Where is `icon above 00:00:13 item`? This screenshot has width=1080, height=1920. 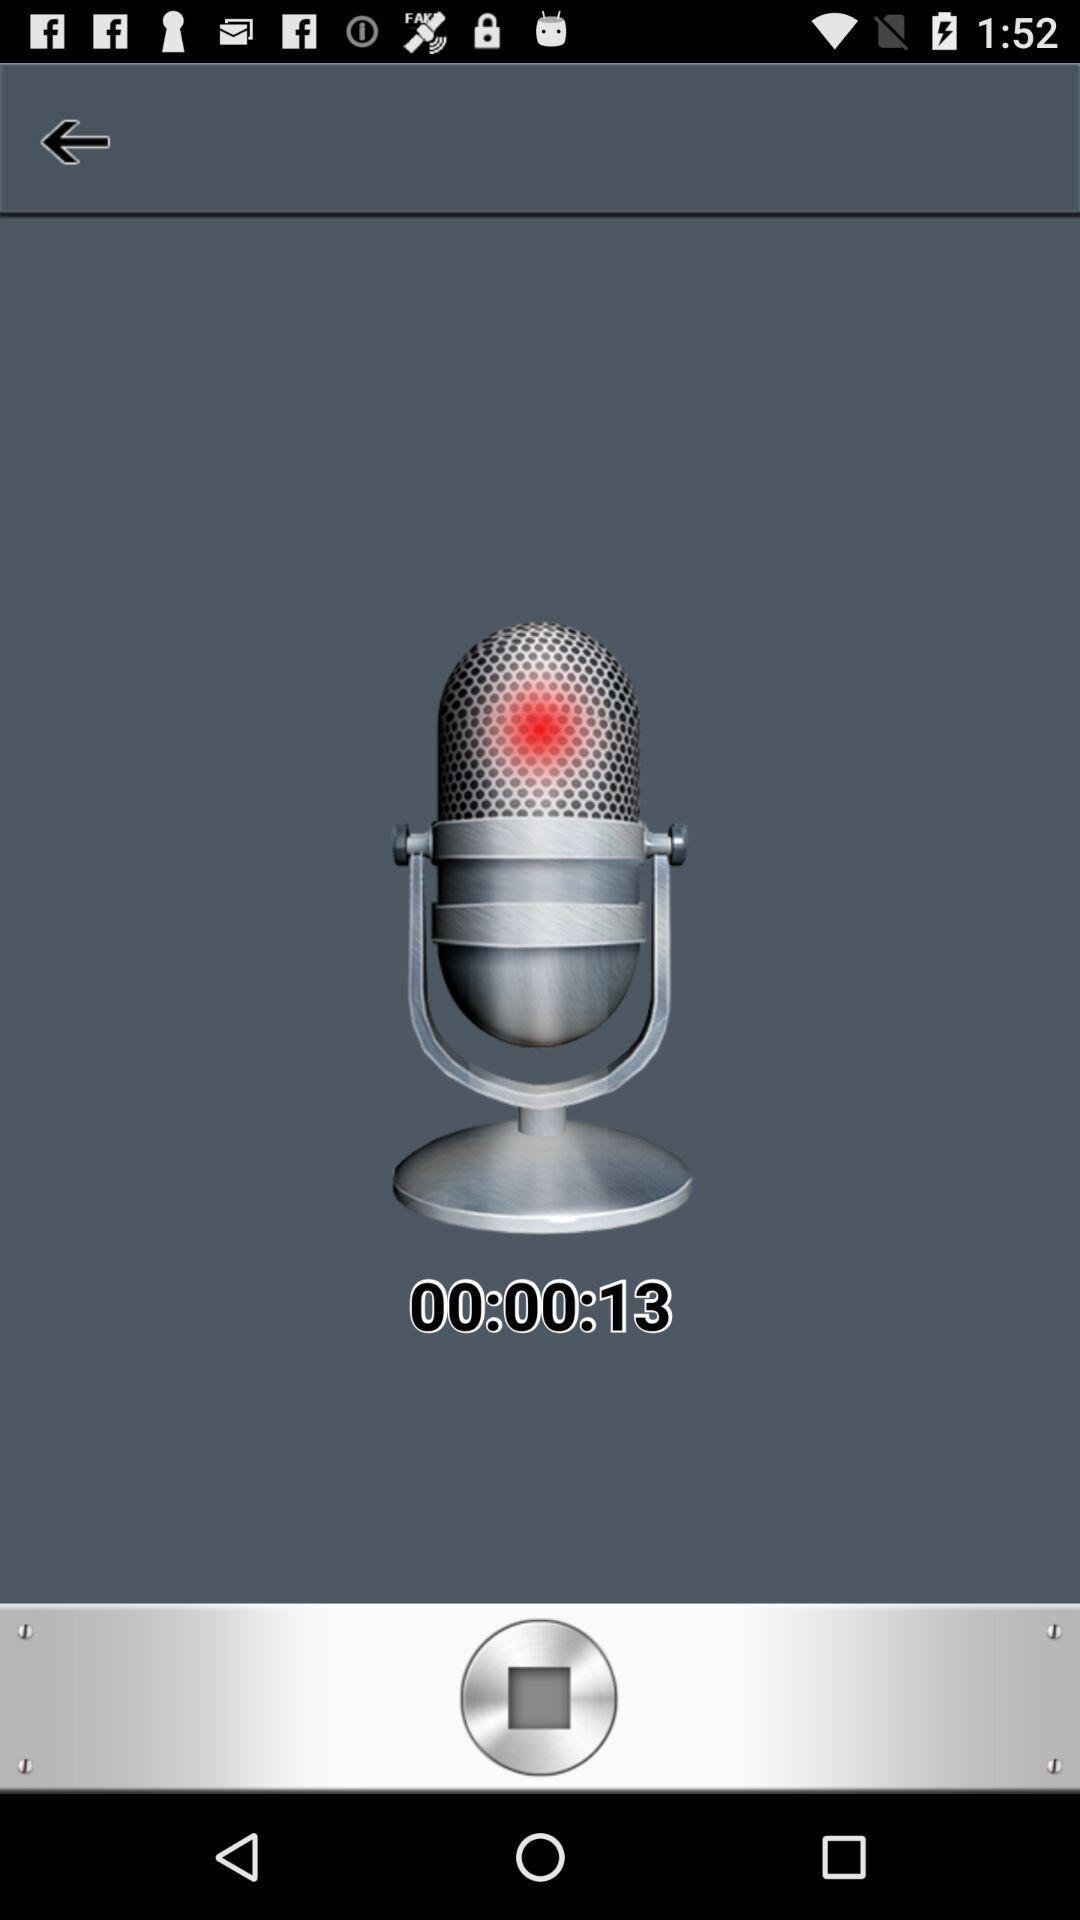
icon above 00:00:13 item is located at coordinates (71, 140).